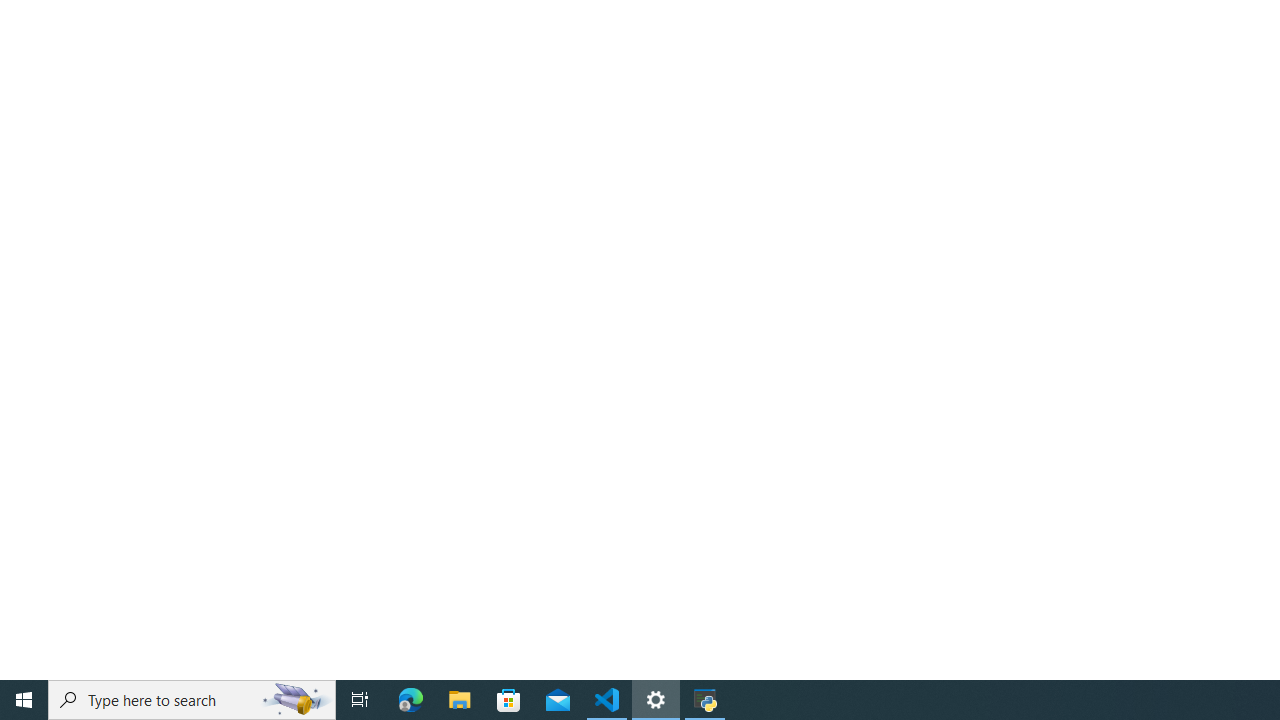 The width and height of the screenshot is (1280, 720). Describe the element at coordinates (656, 698) in the screenshot. I see `'Settings - 1 running window'` at that location.